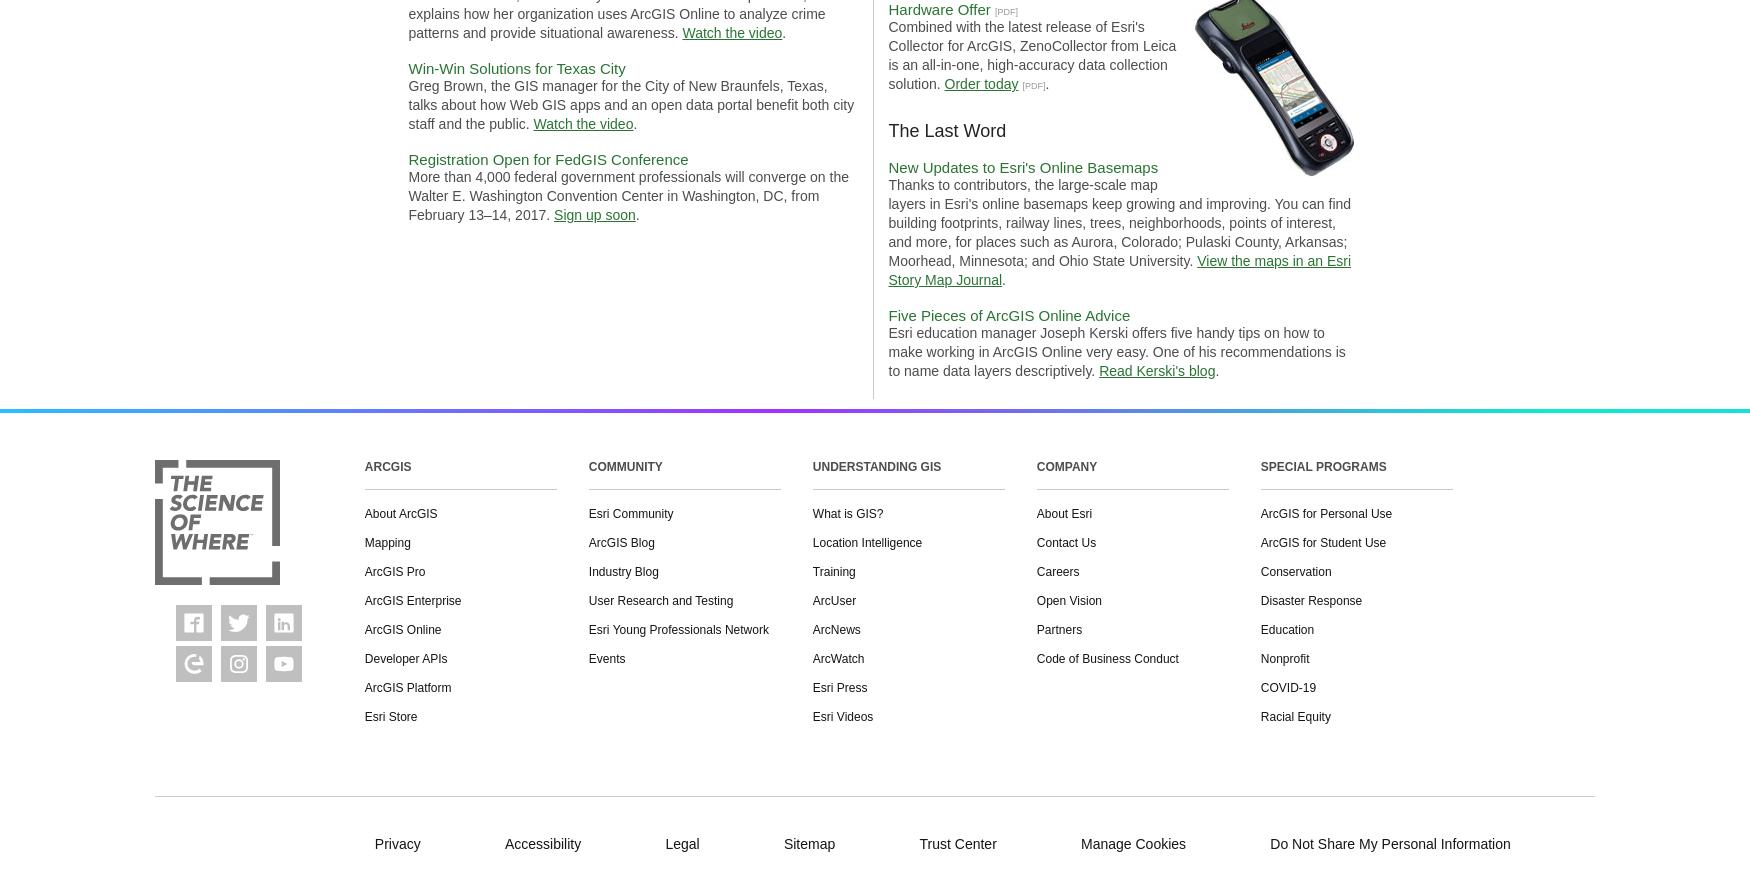 The image size is (1750, 891). I want to click on 'Careers', so click(1056, 572).